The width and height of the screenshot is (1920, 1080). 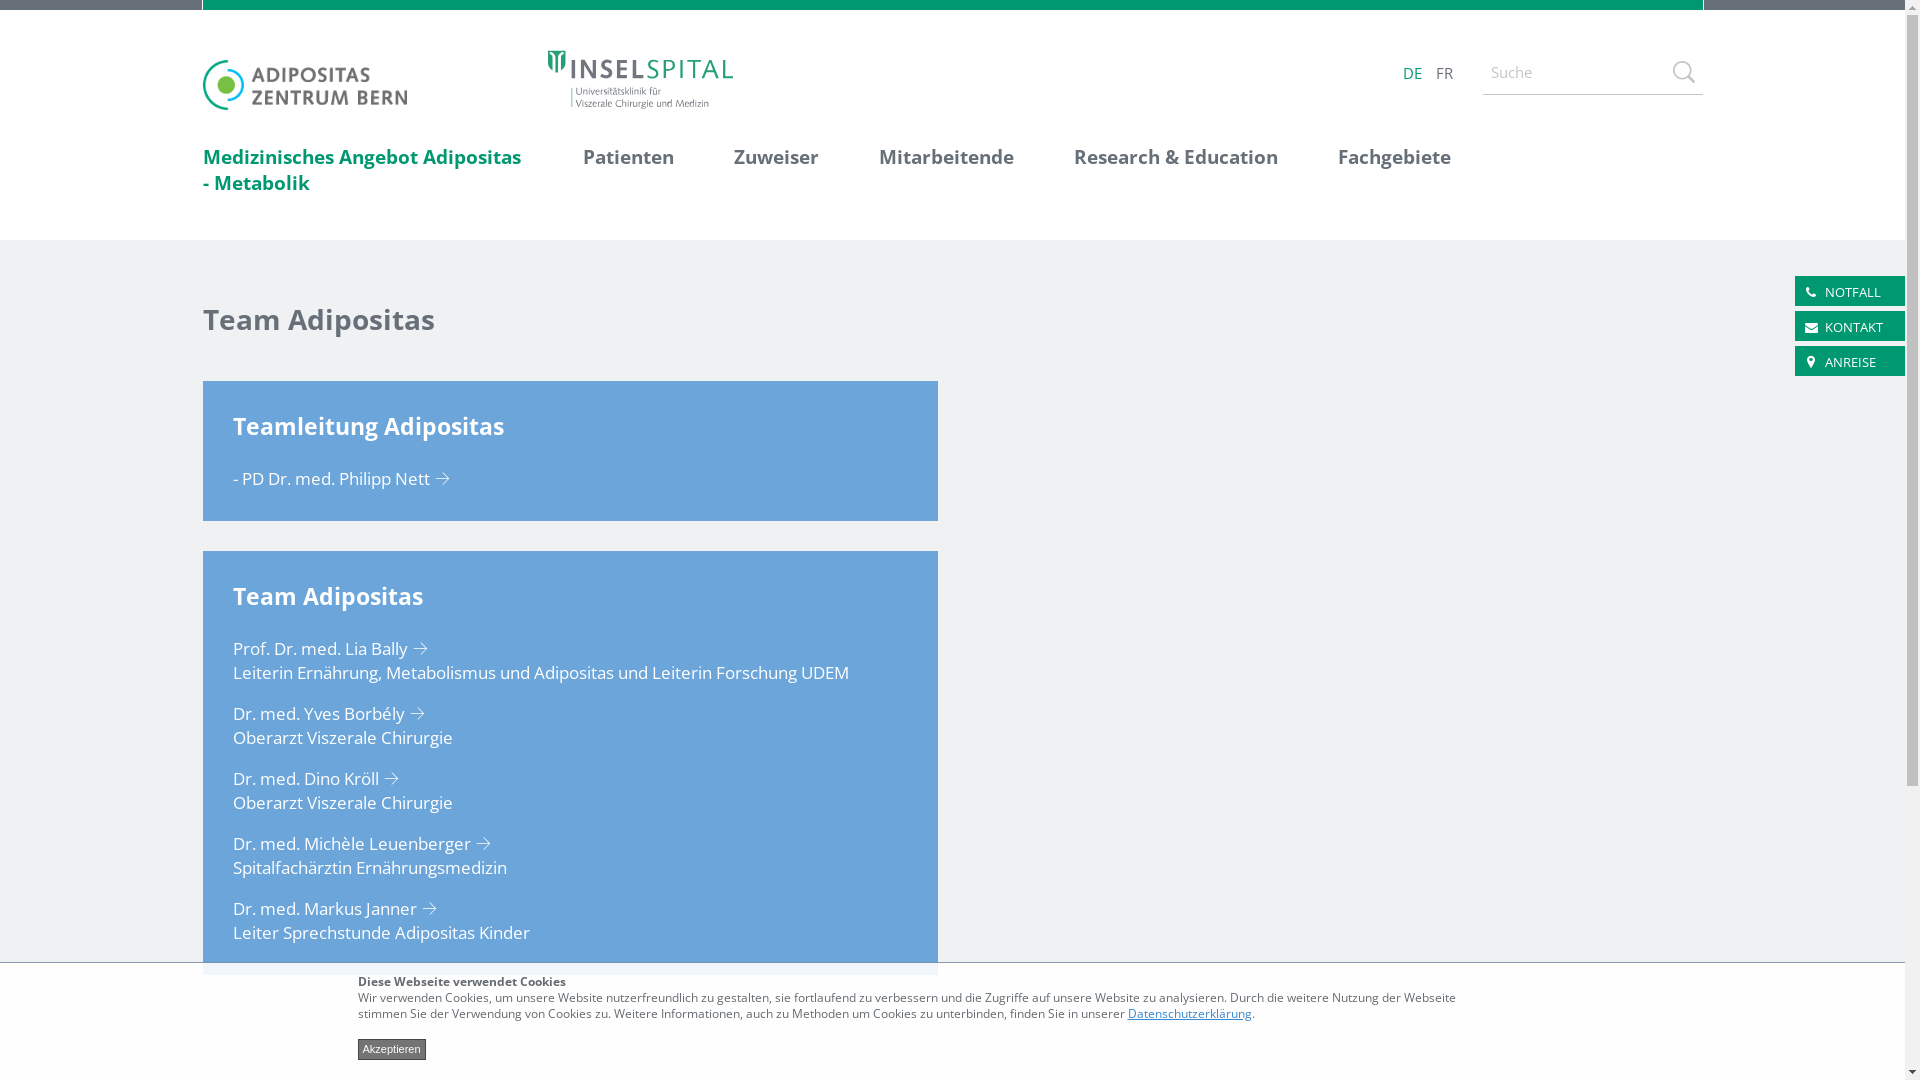 What do you see at coordinates (303, 83) in the screenshot?
I see `'Adipositaszentrum Bern'` at bounding box center [303, 83].